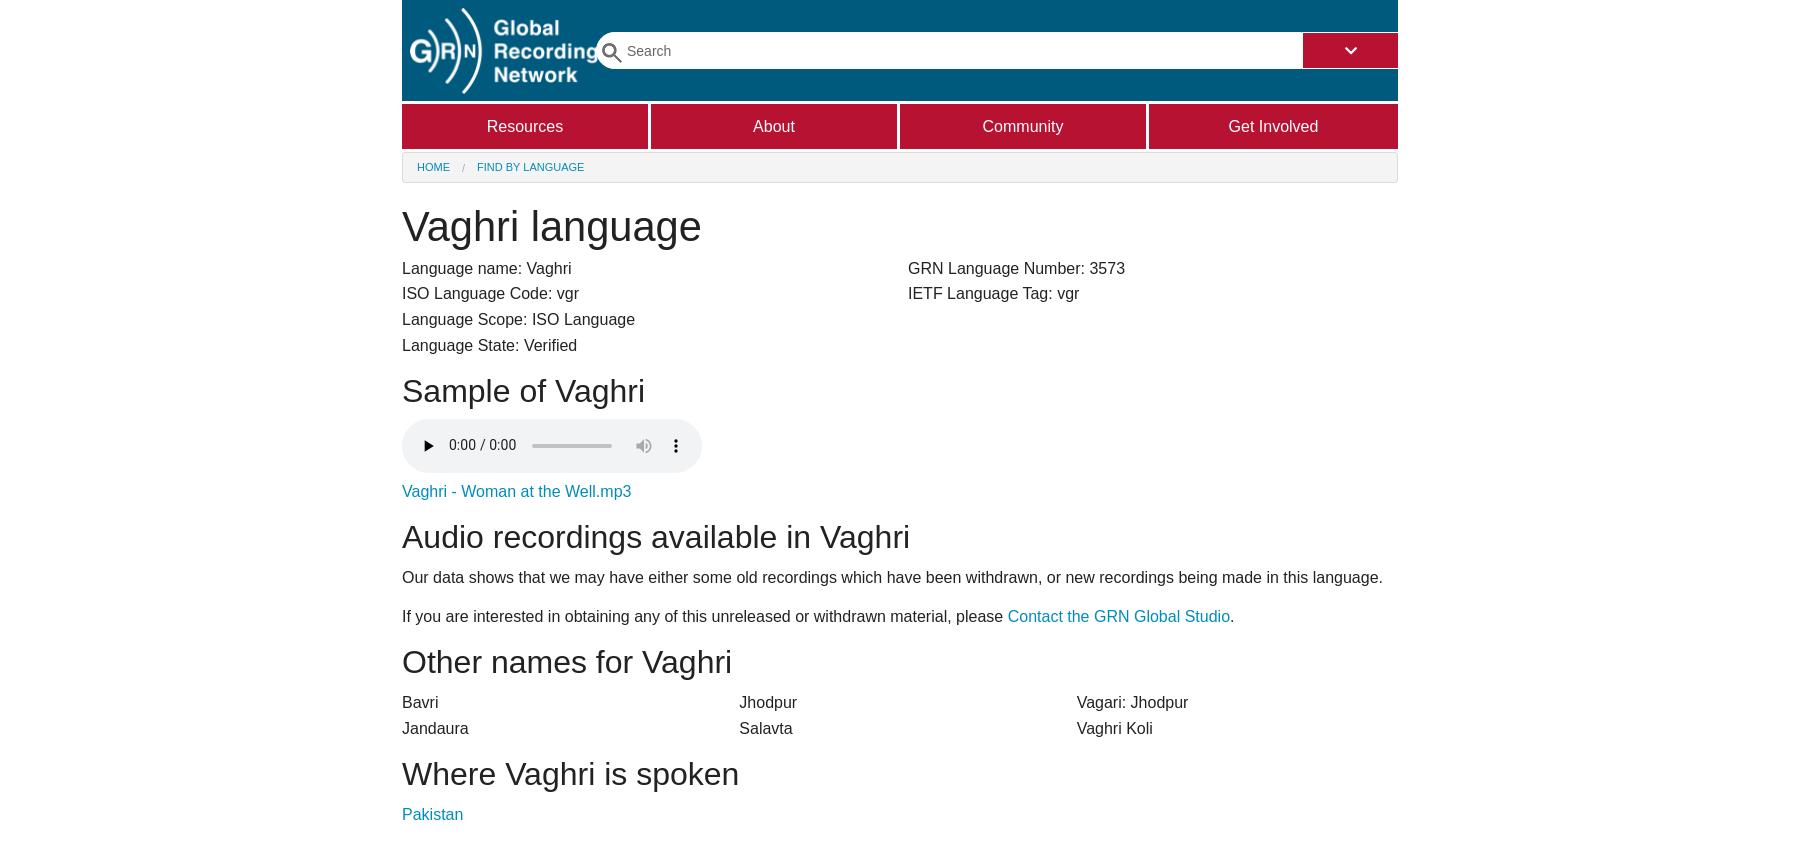  What do you see at coordinates (1230, 615) in the screenshot?
I see `'.'` at bounding box center [1230, 615].